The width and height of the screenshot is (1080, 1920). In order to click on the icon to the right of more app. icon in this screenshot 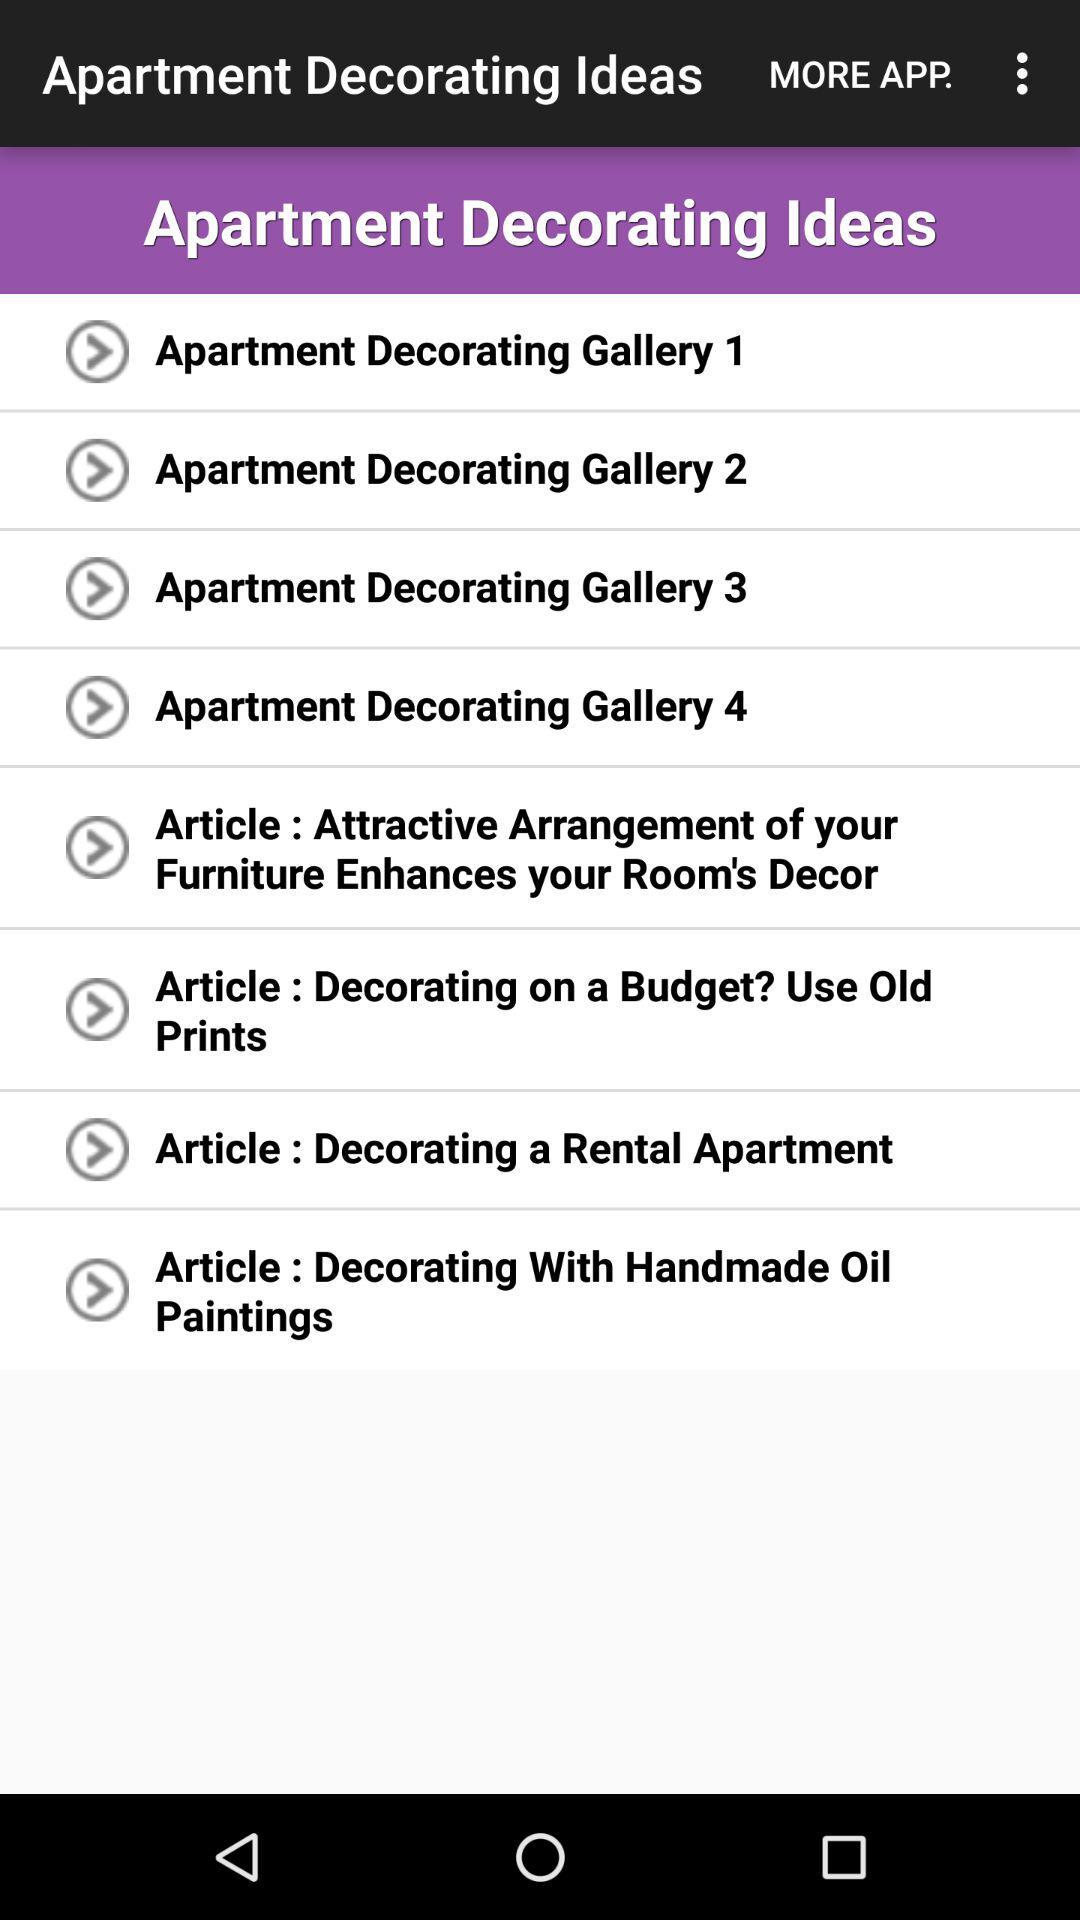, I will do `click(1027, 73)`.